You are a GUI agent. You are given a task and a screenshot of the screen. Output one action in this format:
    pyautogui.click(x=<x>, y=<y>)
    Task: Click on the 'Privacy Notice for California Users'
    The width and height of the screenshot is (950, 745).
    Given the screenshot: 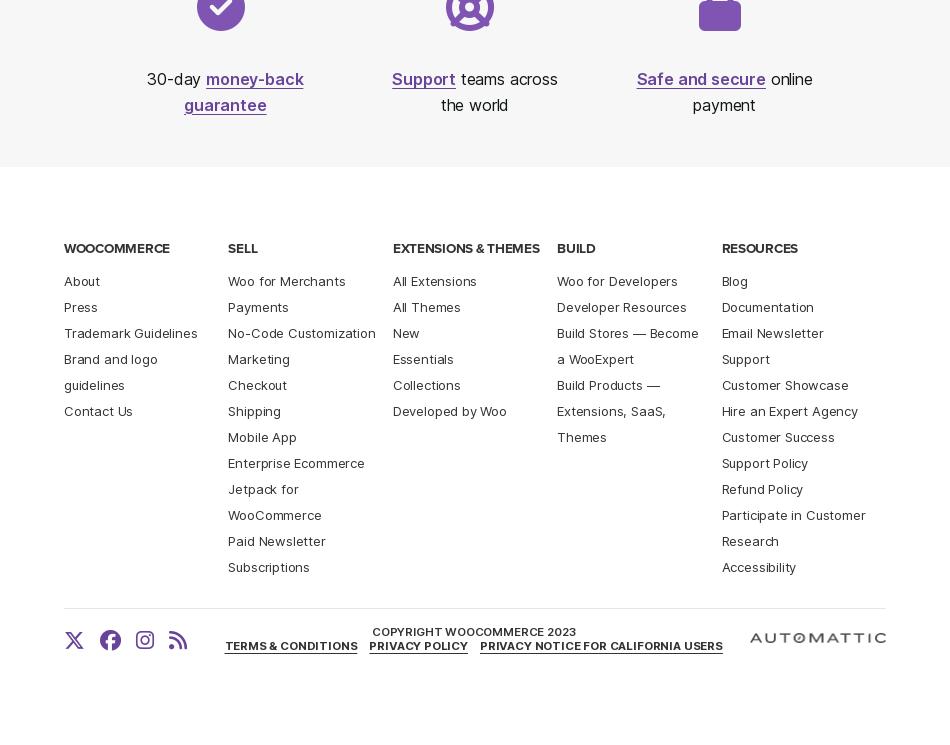 What is the action you would take?
    pyautogui.click(x=478, y=644)
    